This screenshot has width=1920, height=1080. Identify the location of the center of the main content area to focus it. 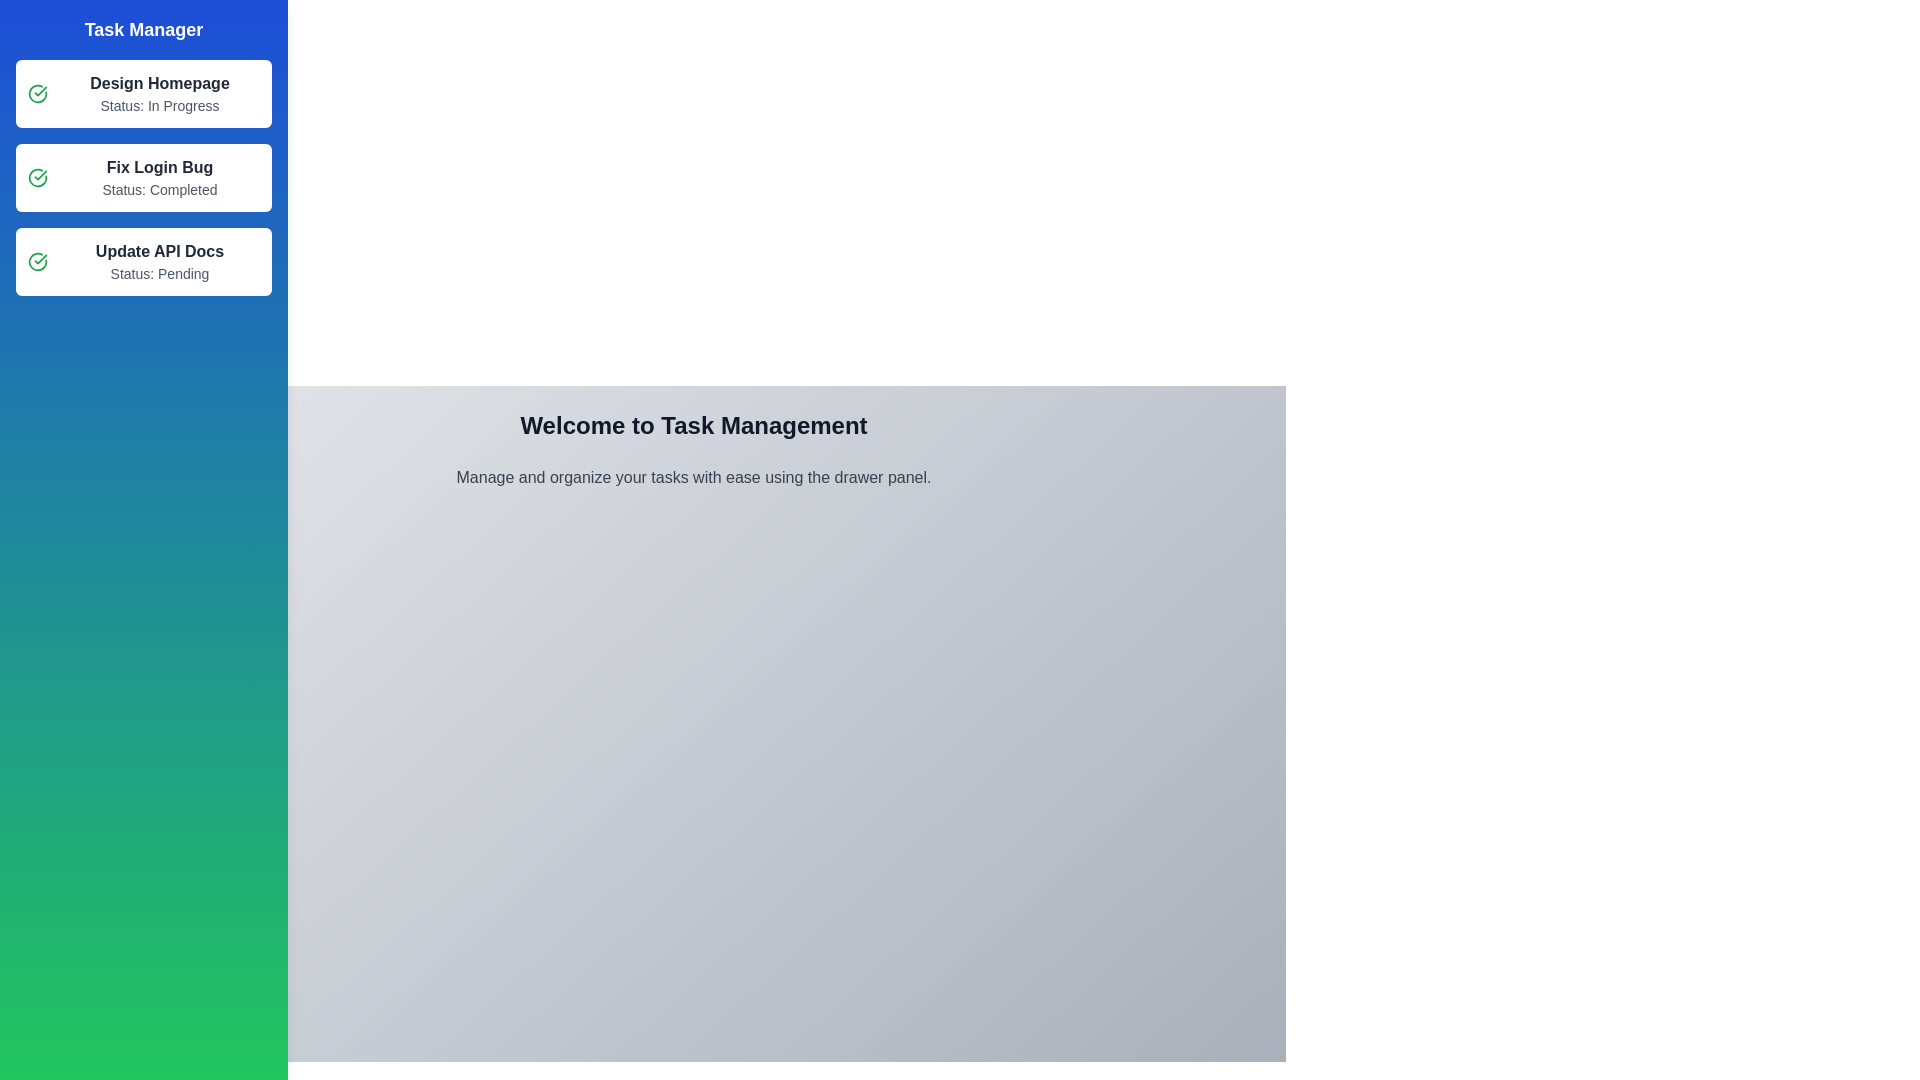
(694, 925).